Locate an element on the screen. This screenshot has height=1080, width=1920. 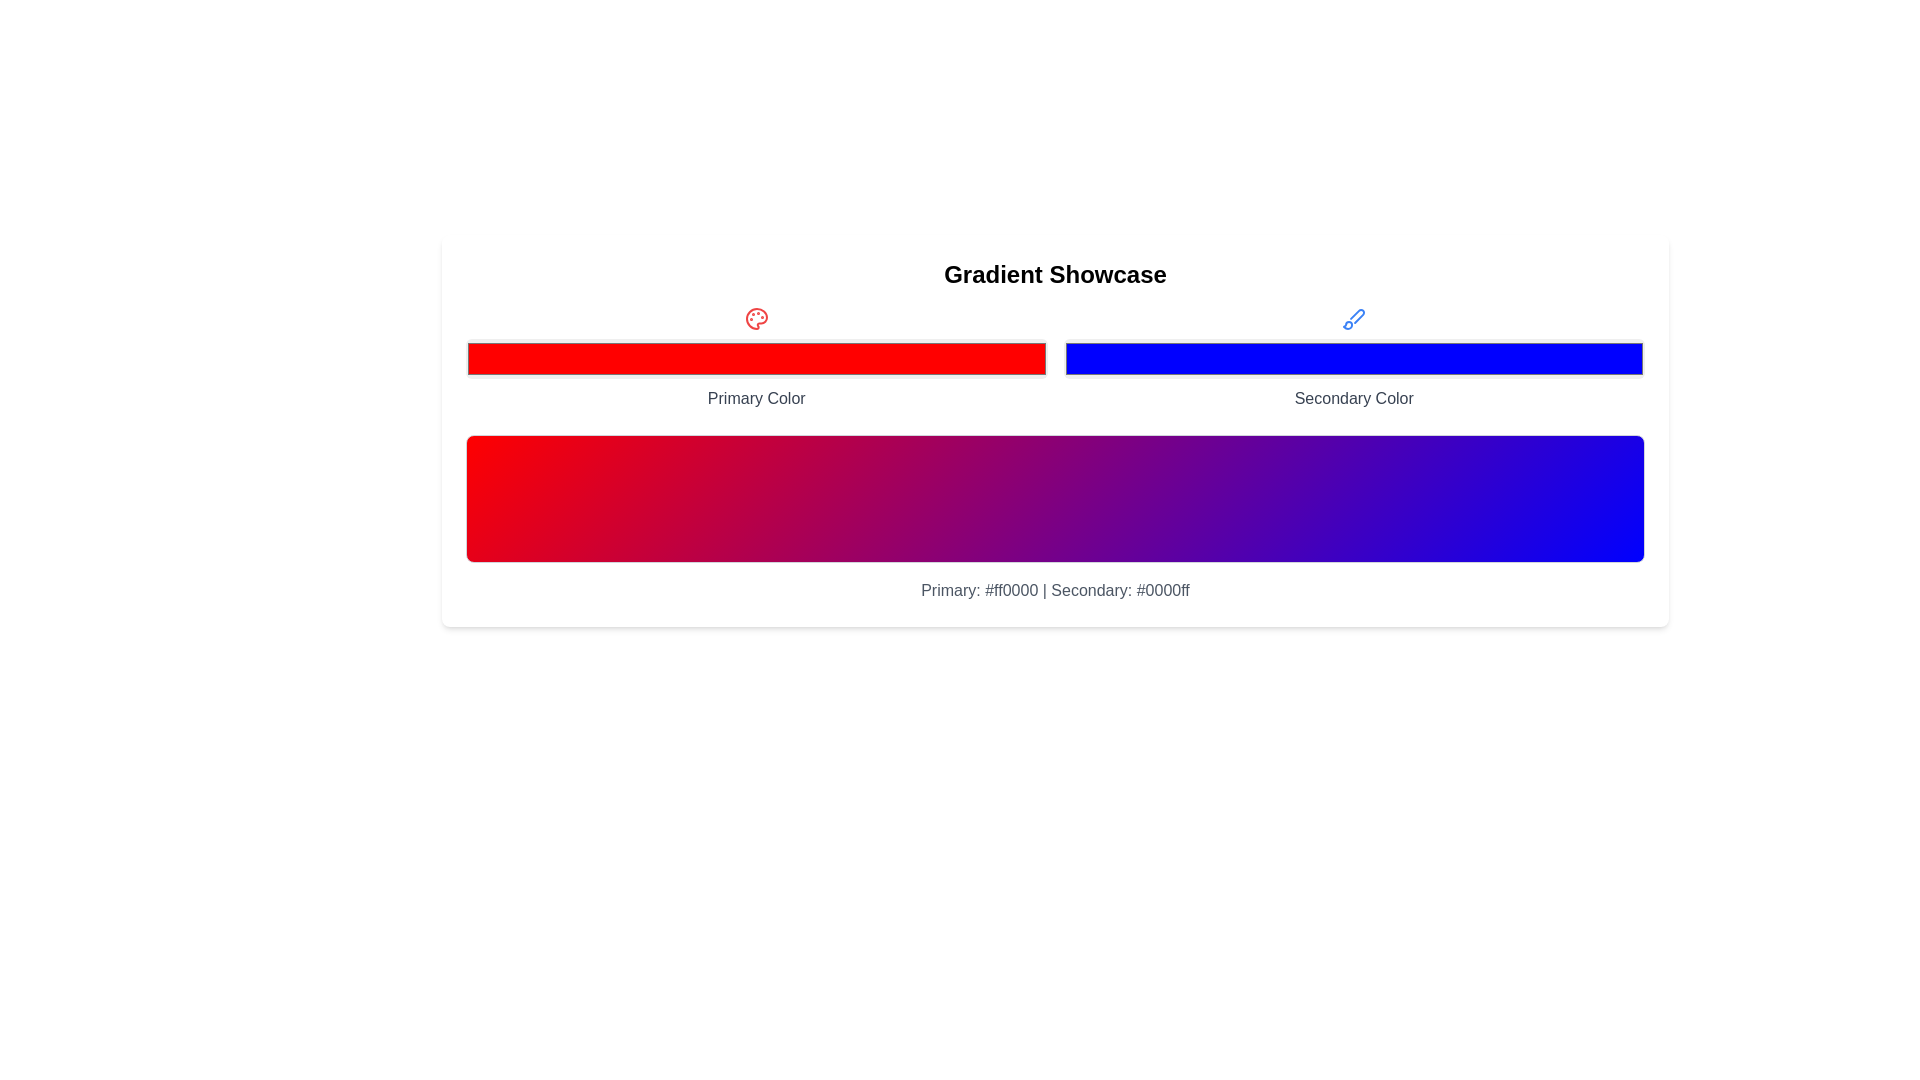
text of the heading element that serves as the title or overview for the section, positioned above the 'Primary Color' and 'Secondary Color' labels is located at coordinates (1054, 274).